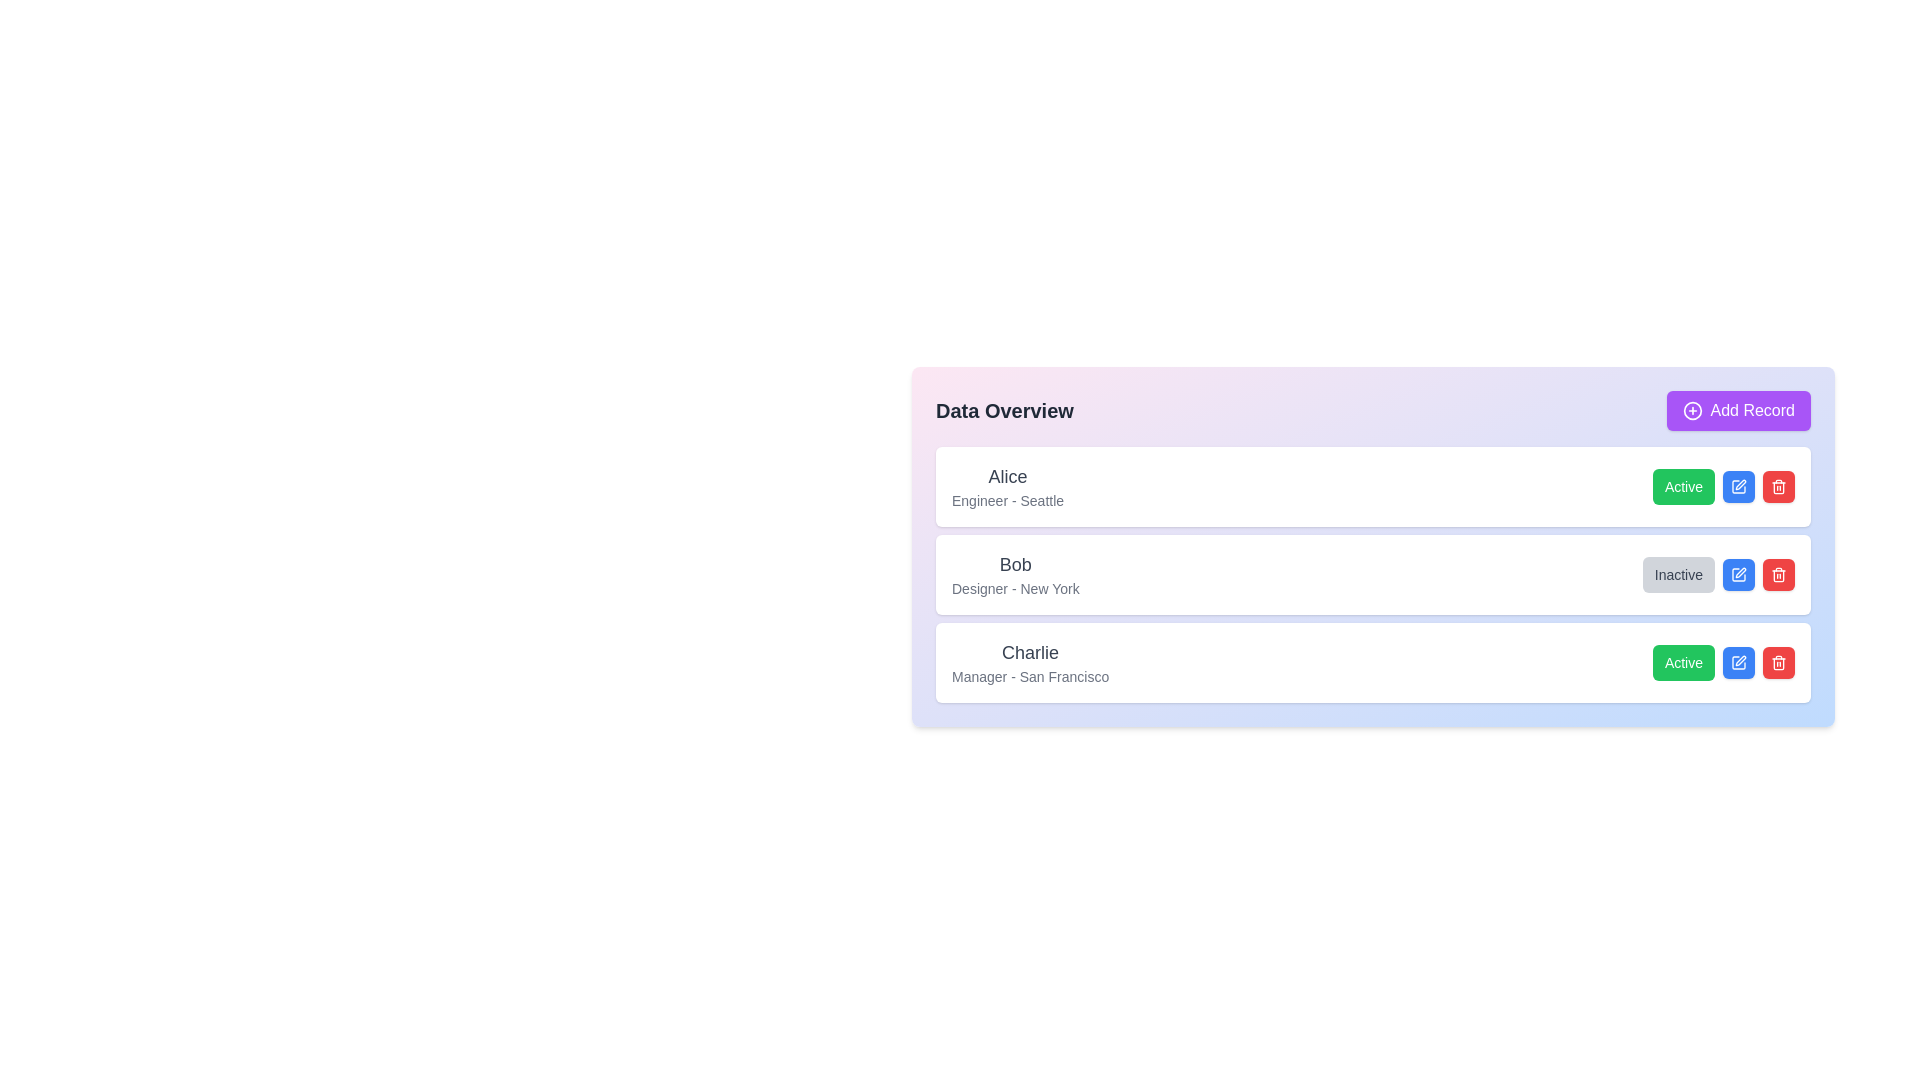 The width and height of the screenshot is (1920, 1080). I want to click on the circular icon with a plus sign in the center, which is located inside the purple 'Add Record' button at the top-right corner of the panel, so click(1691, 410).